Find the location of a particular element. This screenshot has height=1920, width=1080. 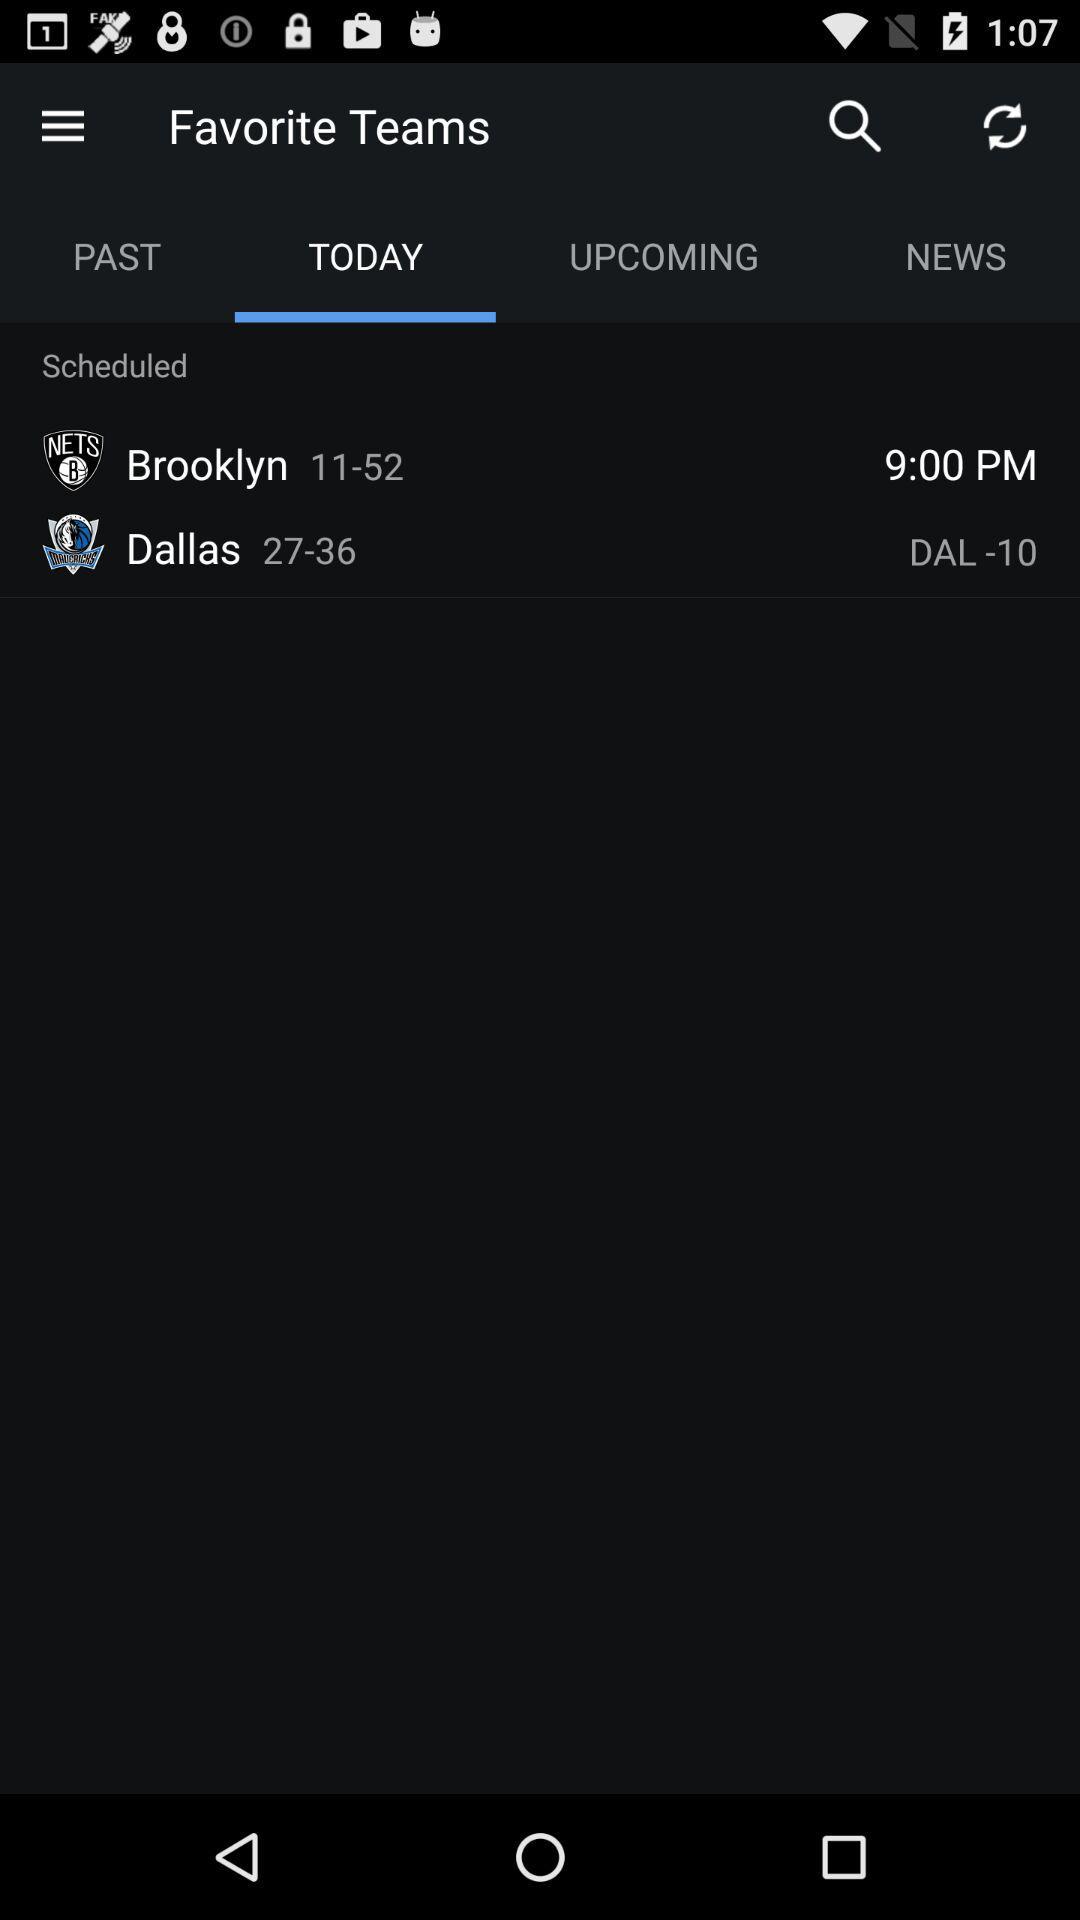

icon next to the brooklyn is located at coordinates (356, 464).